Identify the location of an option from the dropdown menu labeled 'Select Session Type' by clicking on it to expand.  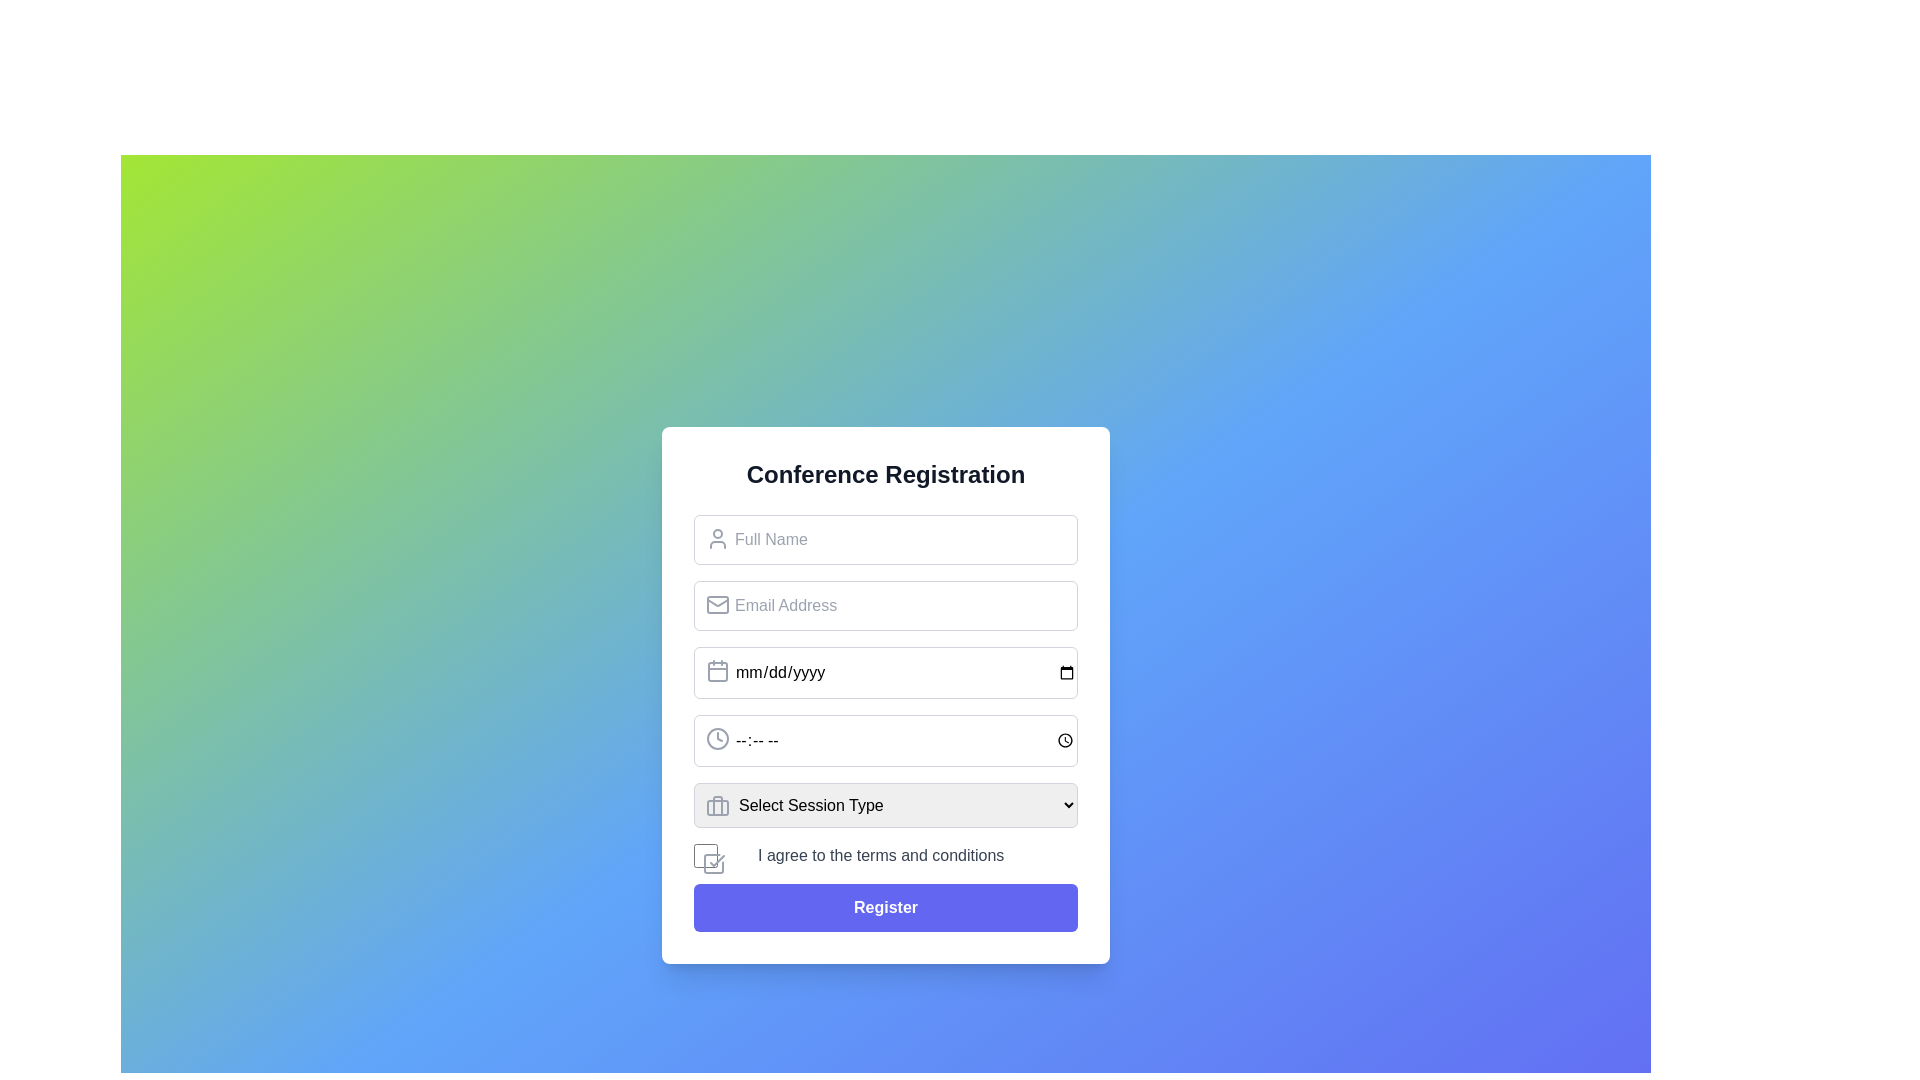
(885, 804).